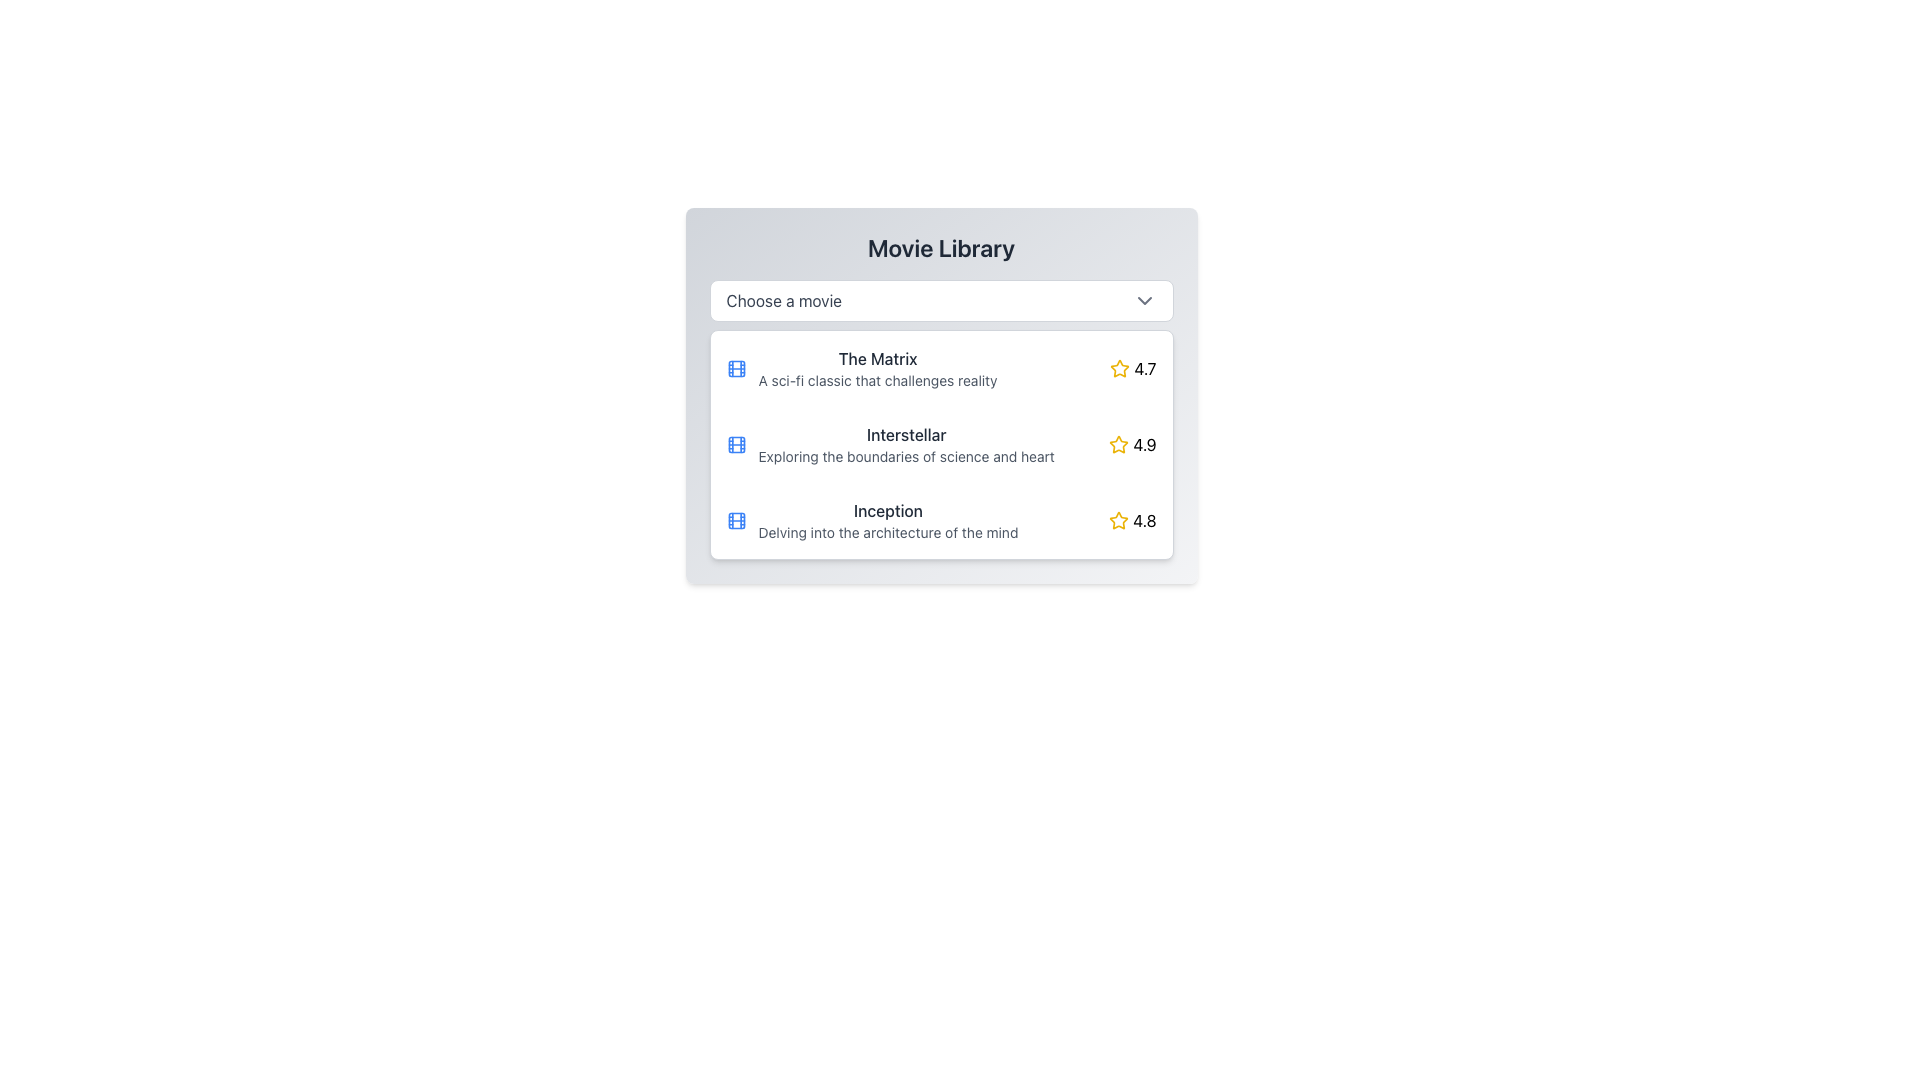 Image resolution: width=1920 pixels, height=1080 pixels. I want to click on the 'Interstellar' text label to focus on its description, which is the second item in a list of movies in a card-like layout, so click(916, 443).